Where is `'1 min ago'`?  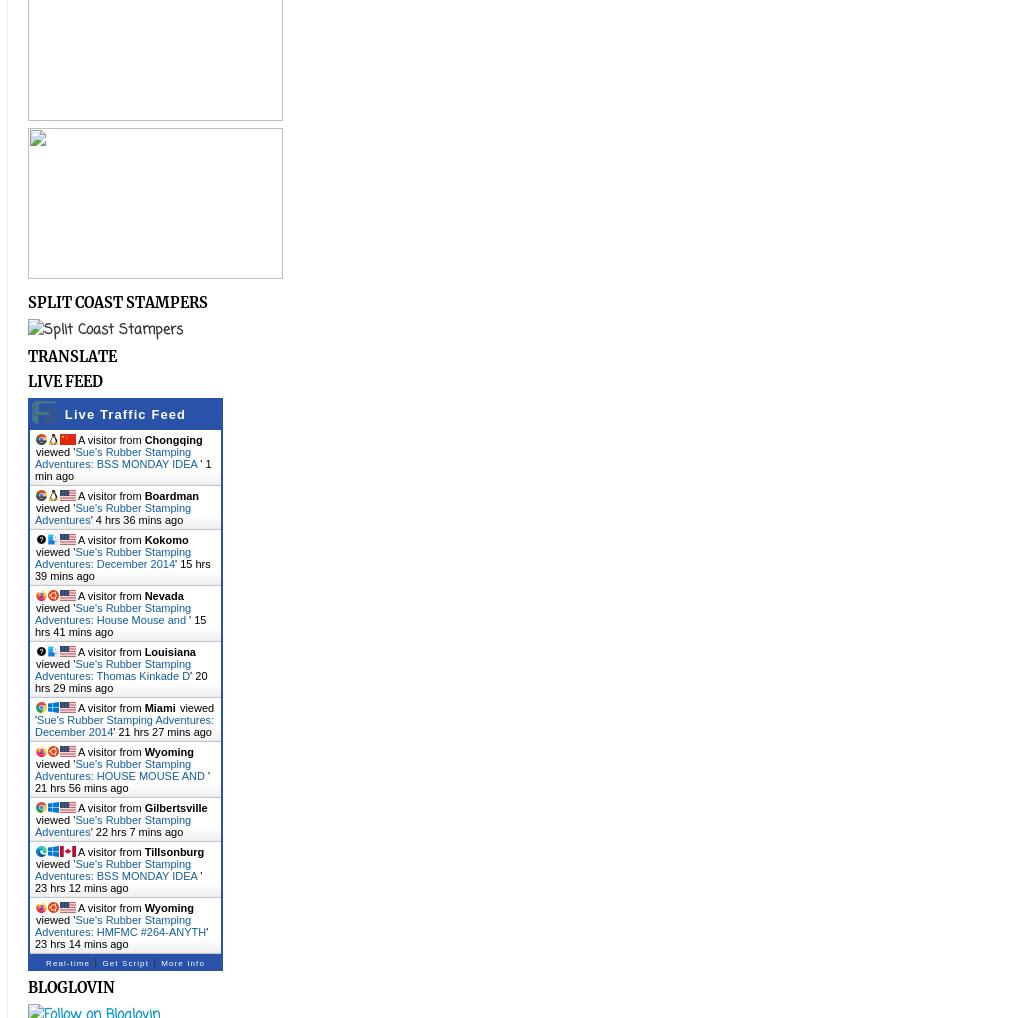
'1 min ago' is located at coordinates (121, 470).